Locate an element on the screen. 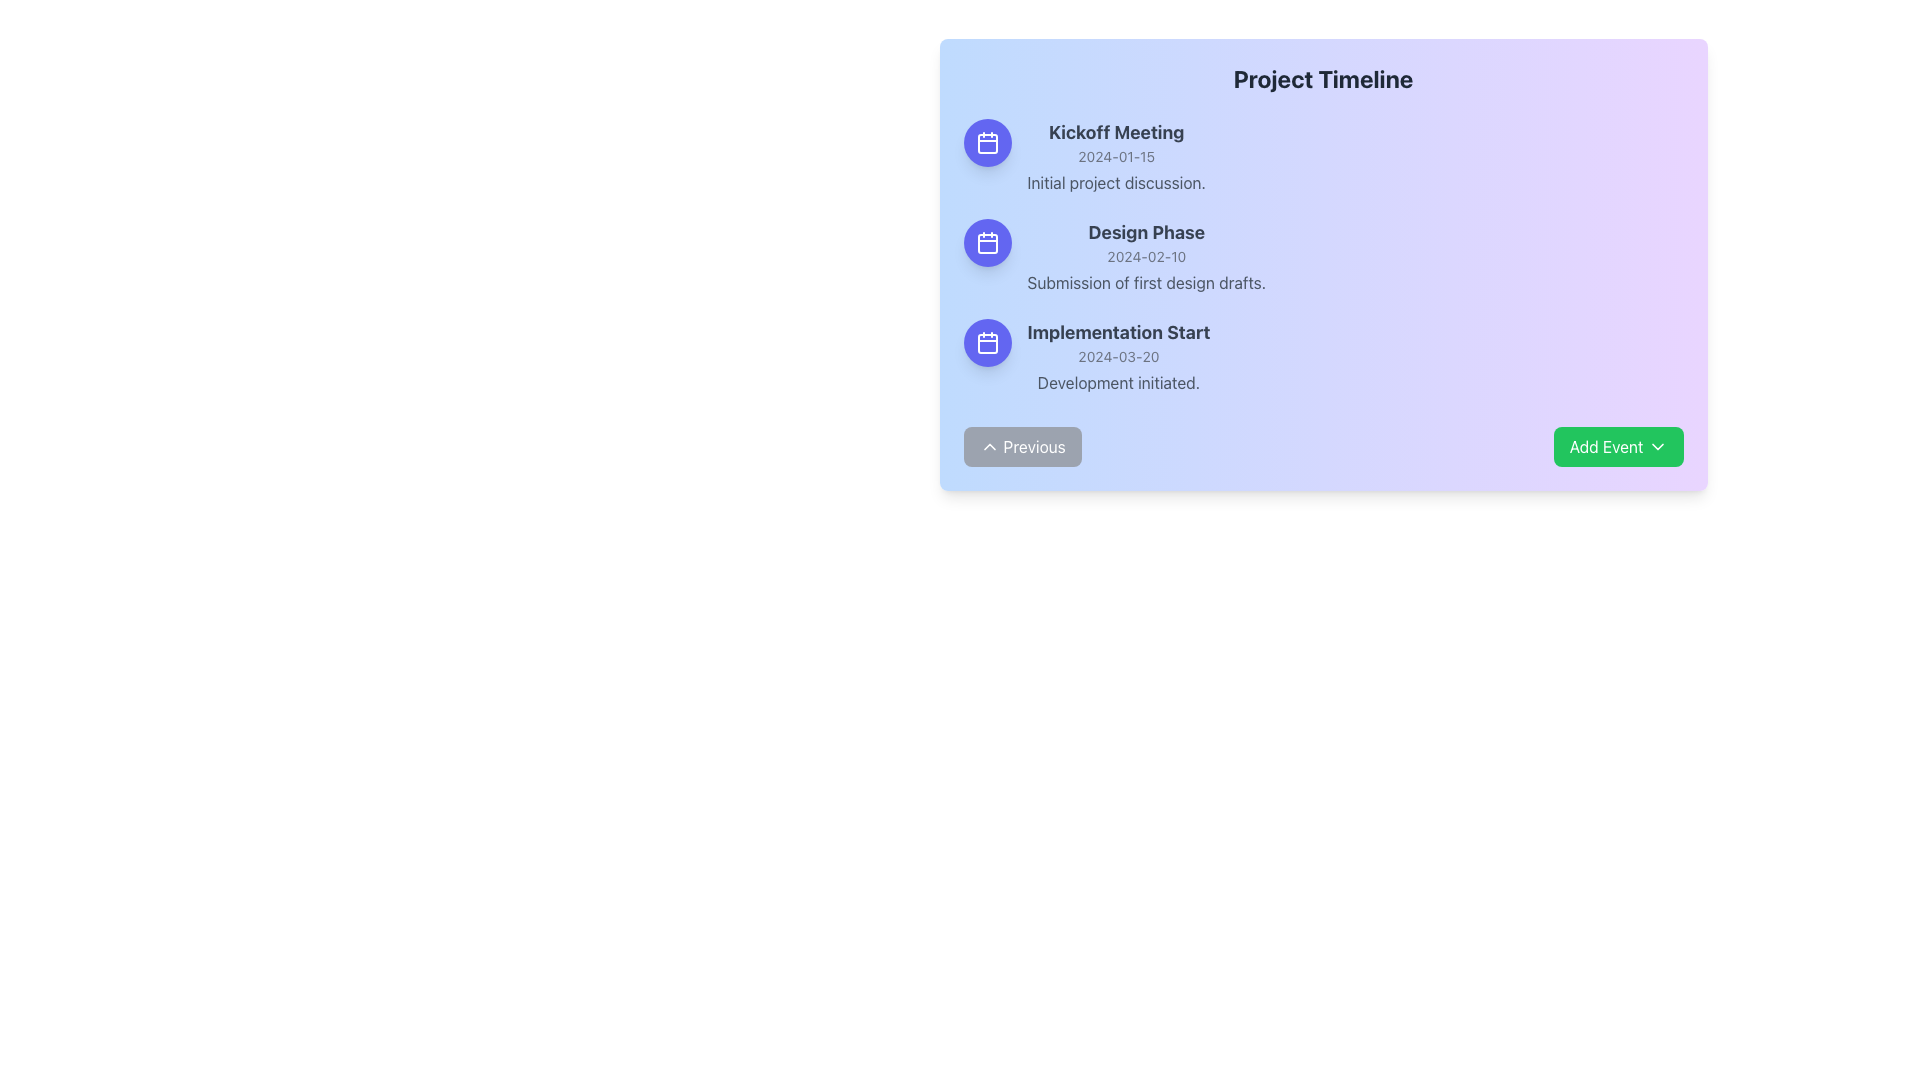 Image resolution: width=1920 pixels, height=1080 pixels. the calendar icon located in the 'Project Timeline' section, which is the leftmost icon in the first row, next to the 'Kickoff Meeting' text is located at coordinates (987, 141).